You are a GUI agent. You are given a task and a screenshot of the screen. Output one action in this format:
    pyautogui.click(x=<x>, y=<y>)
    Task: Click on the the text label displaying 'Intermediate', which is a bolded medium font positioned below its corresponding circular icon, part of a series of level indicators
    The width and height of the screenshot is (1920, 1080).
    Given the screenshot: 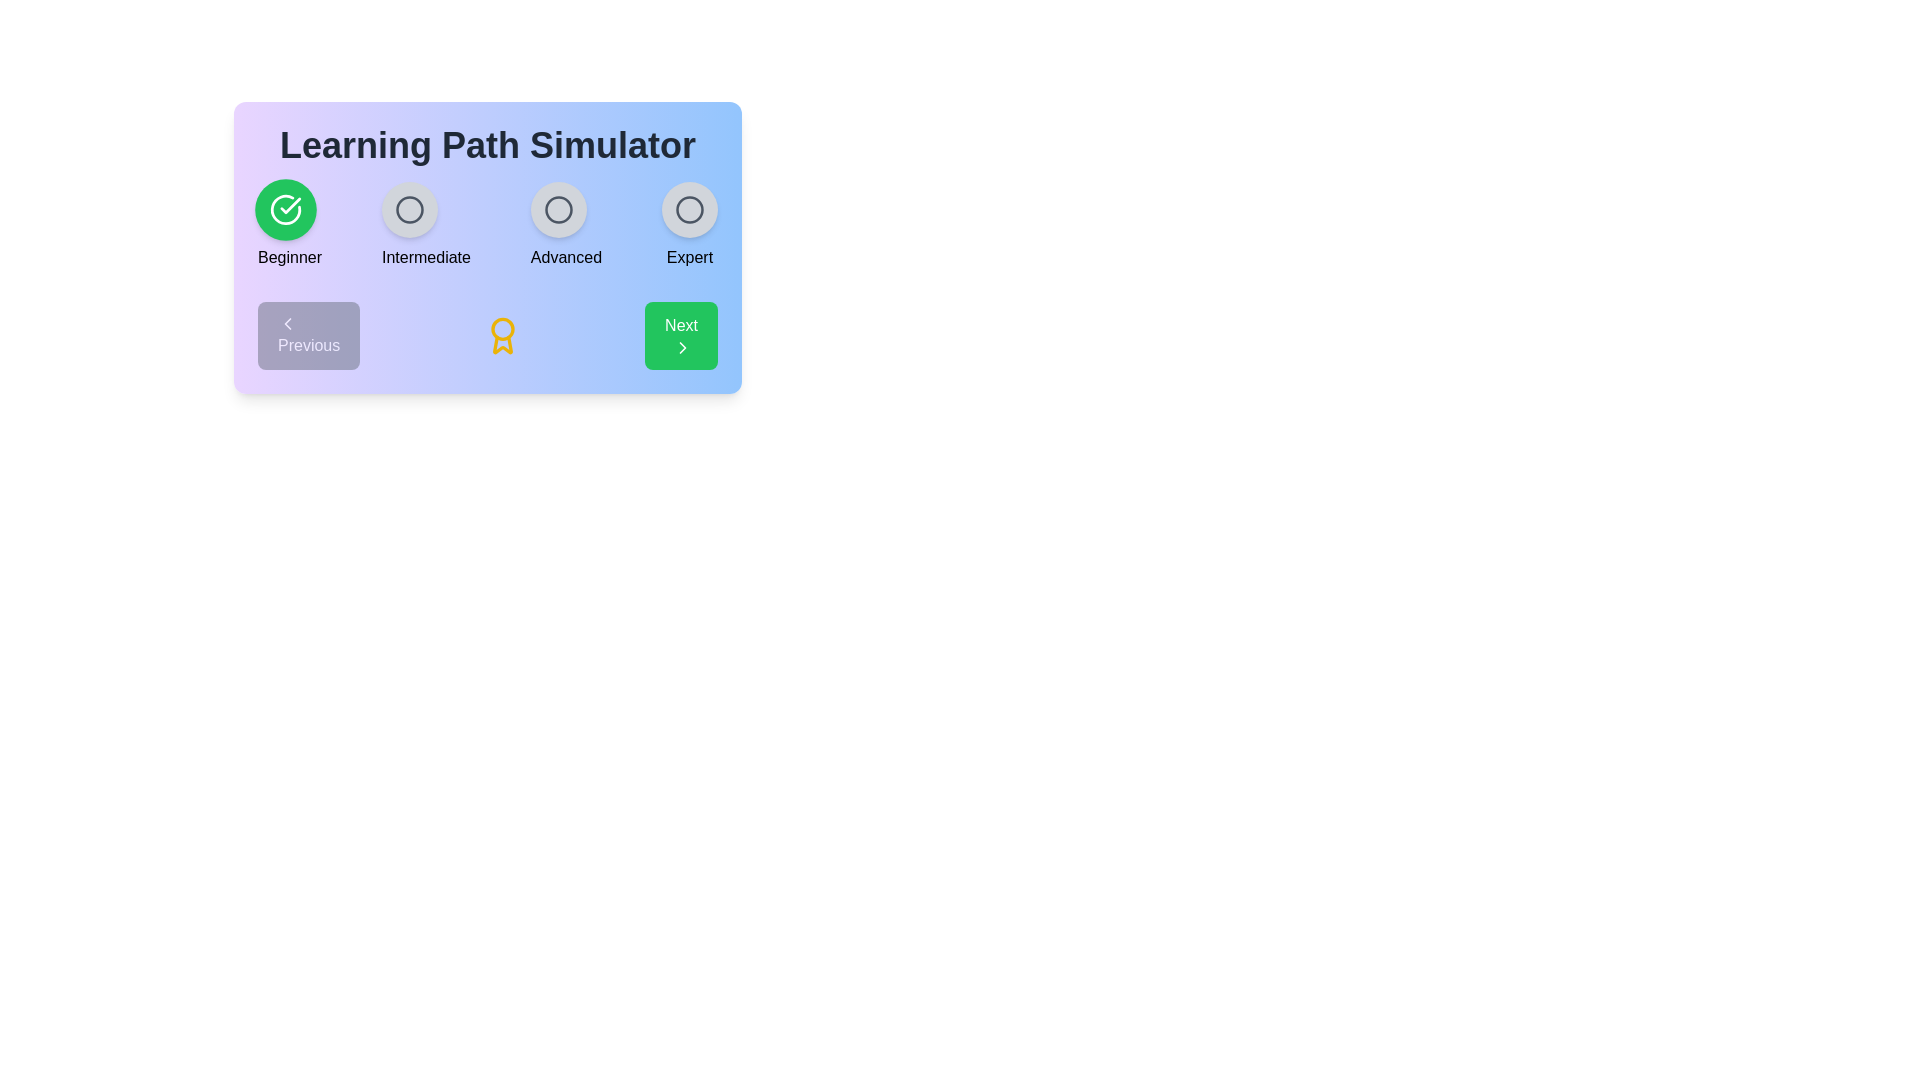 What is the action you would take?
    pyautogui.click(x=425, y=256)
    